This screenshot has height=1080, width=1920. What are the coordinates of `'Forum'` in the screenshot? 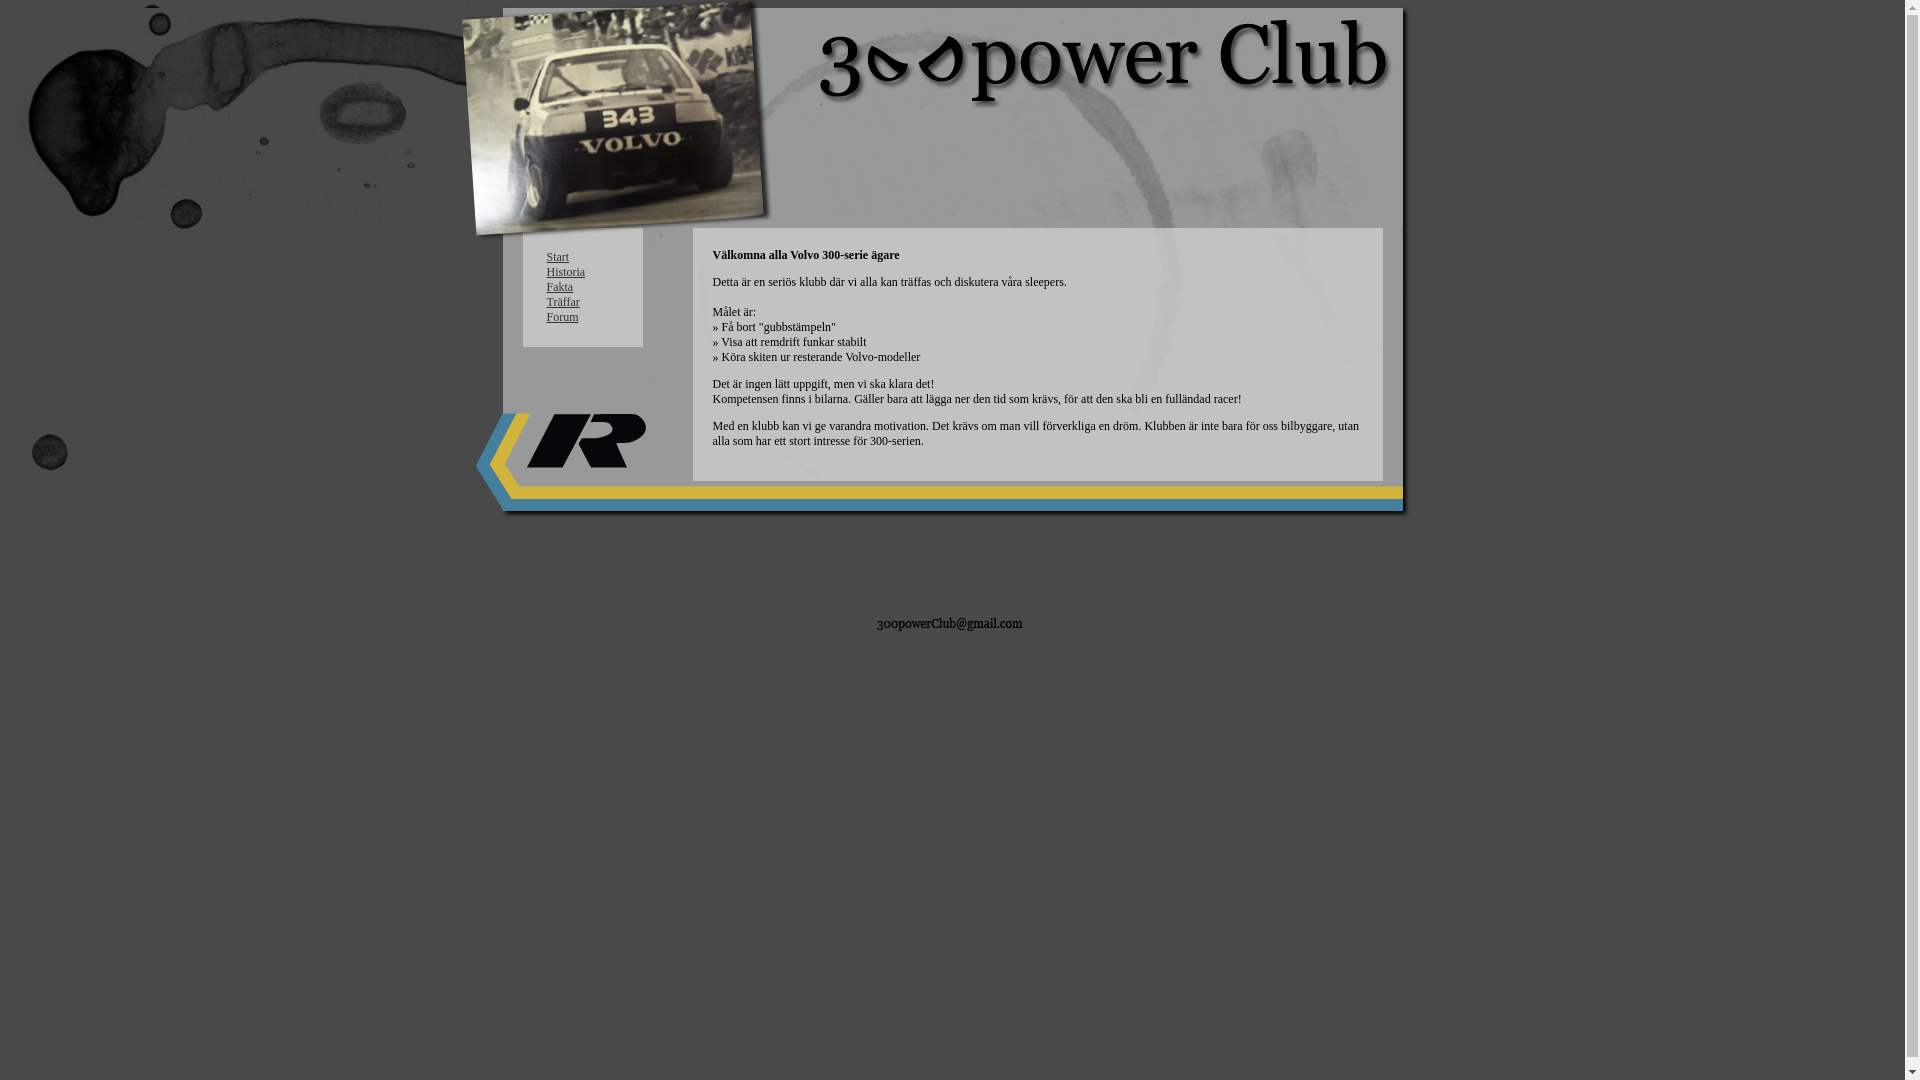 It's located at (546, 315).